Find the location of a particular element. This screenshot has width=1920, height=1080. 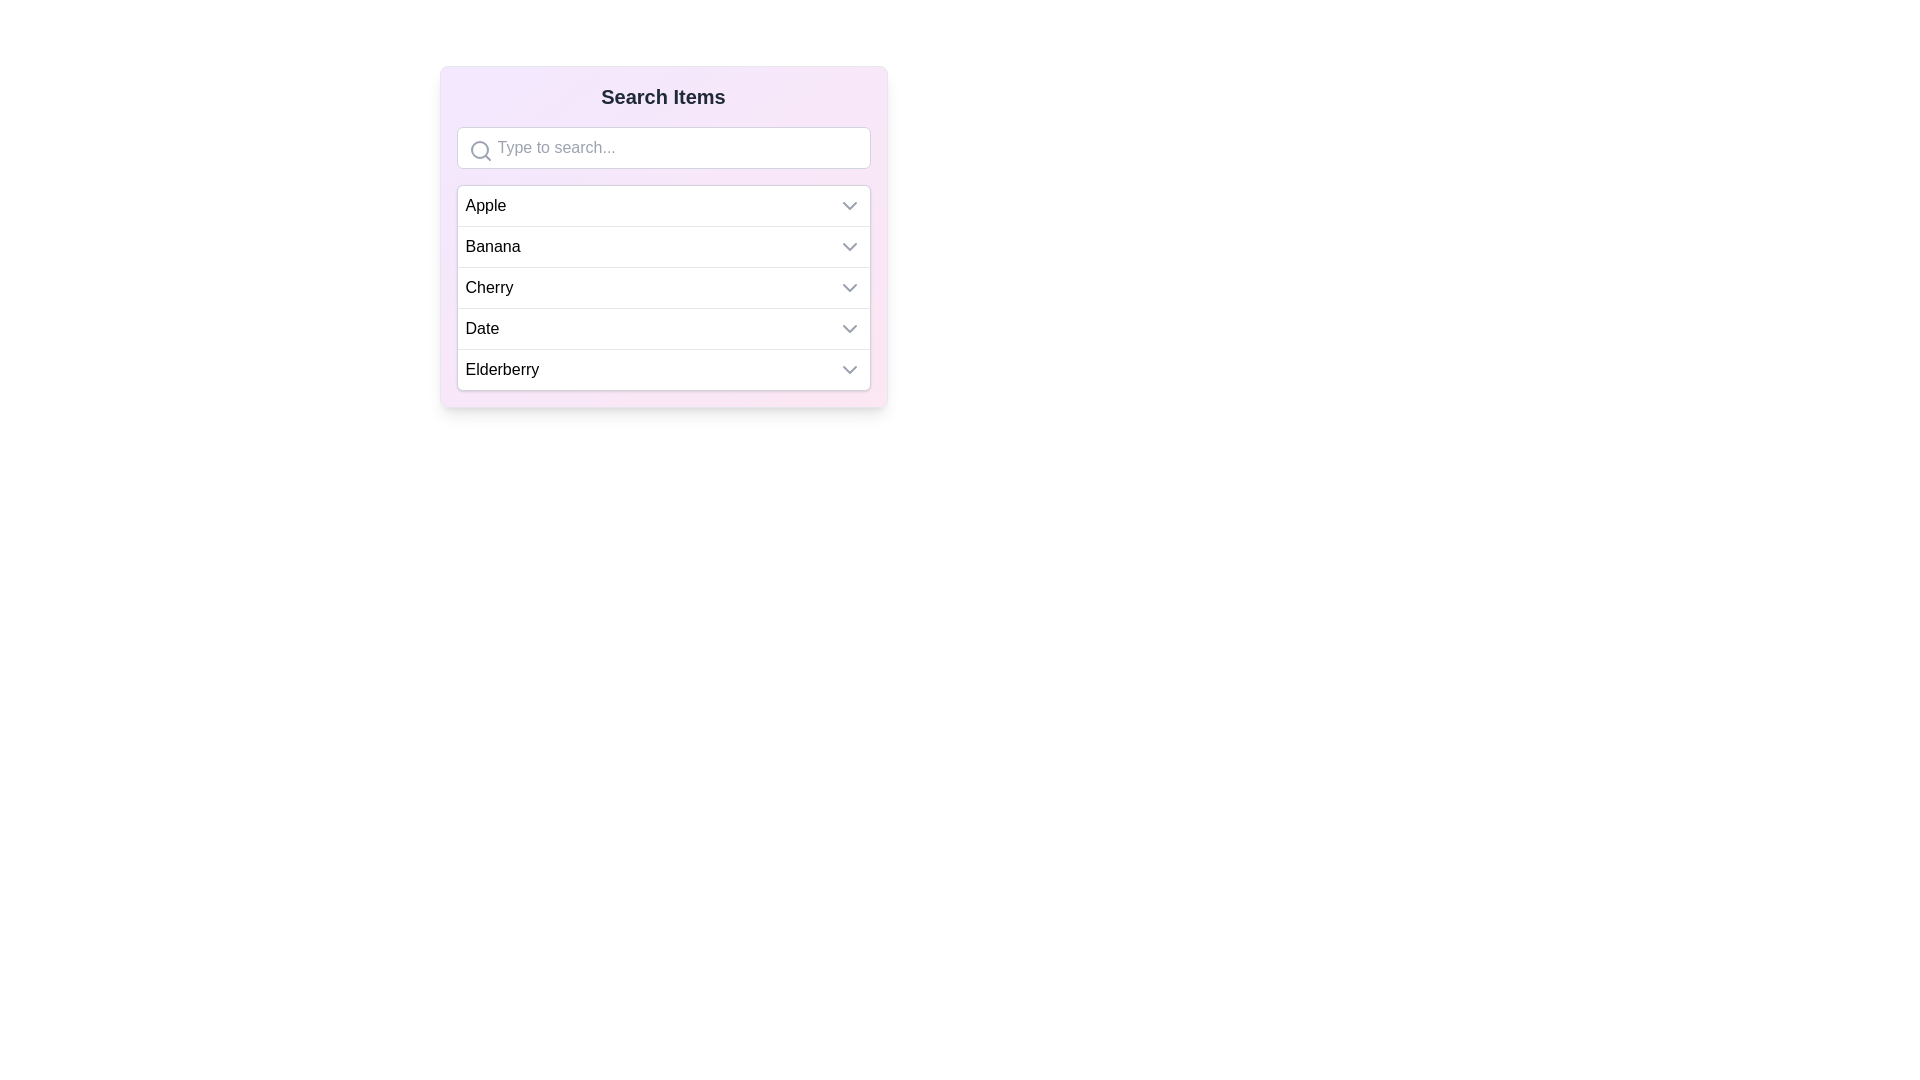

the magnifying glass icon representing the search functionality located at the leftmost part of the search bar is located at coordinates (480, 149).